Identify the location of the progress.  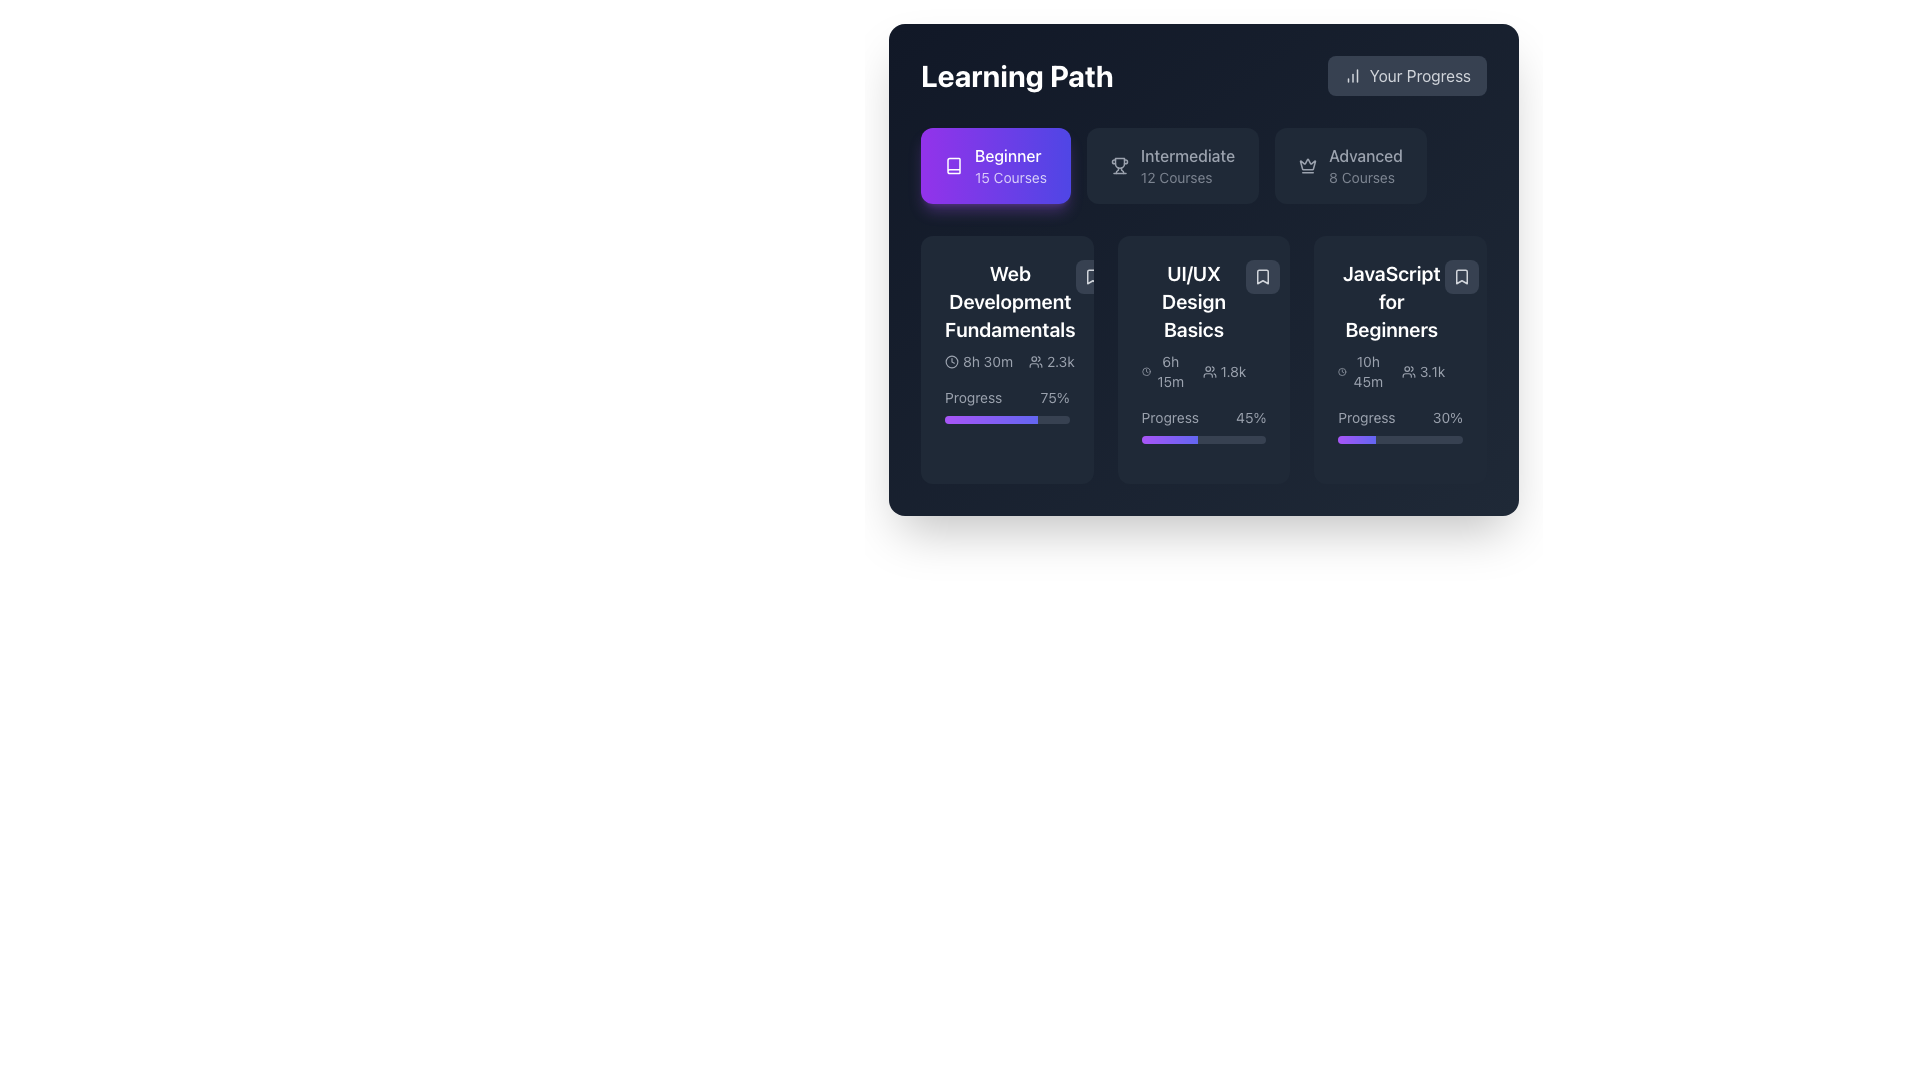
(965, 419).